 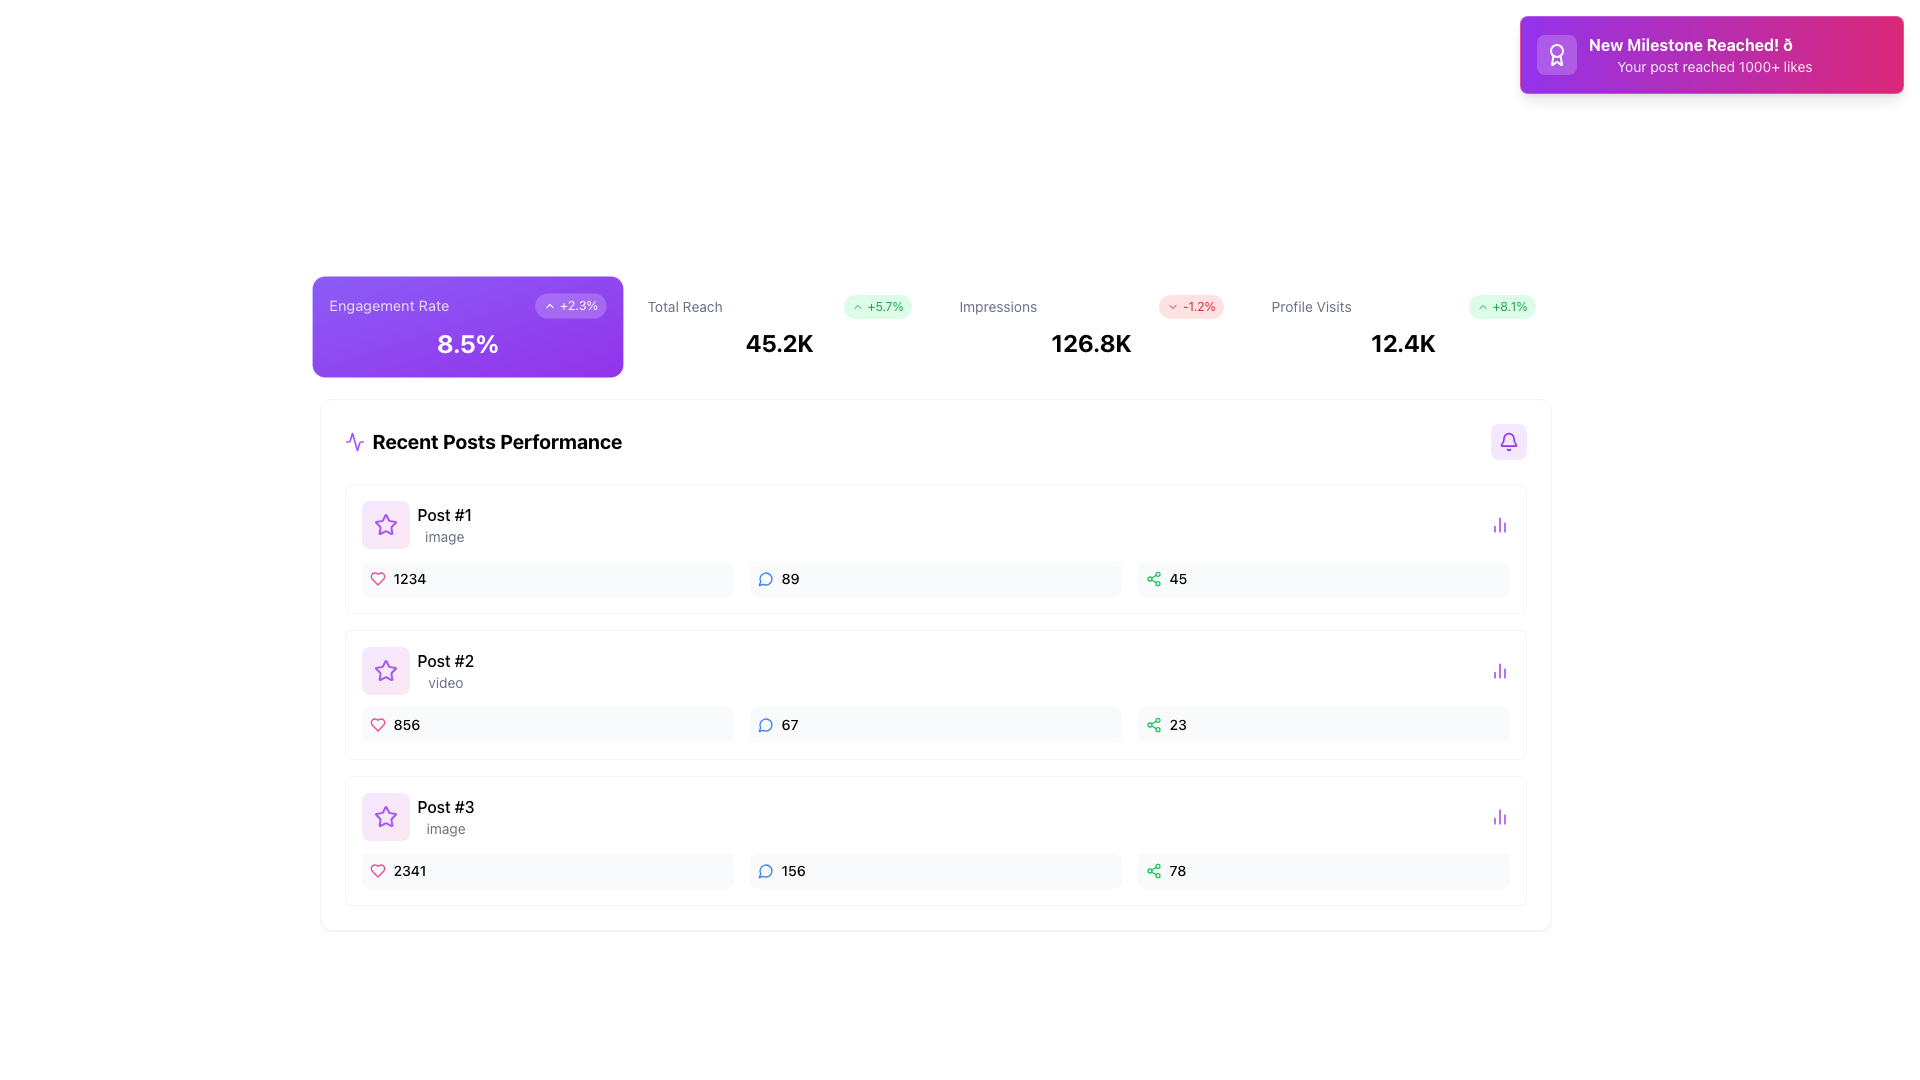 I want to click on the static text displaying the comment count for 'Post #2' located to the right of the blue chat bubble icon in the 'Recent Posts Performance' section, so click(x=788, y=725).